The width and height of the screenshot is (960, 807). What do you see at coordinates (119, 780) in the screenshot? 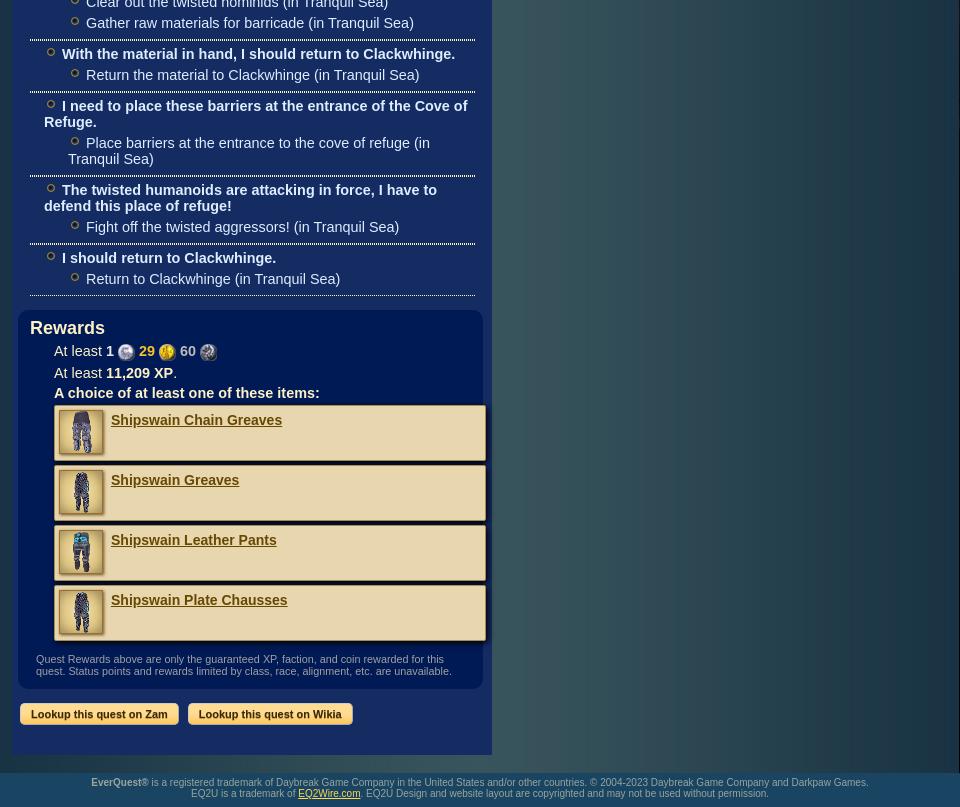
I see `'EverQuest®'` at bounding box center [119, 780].